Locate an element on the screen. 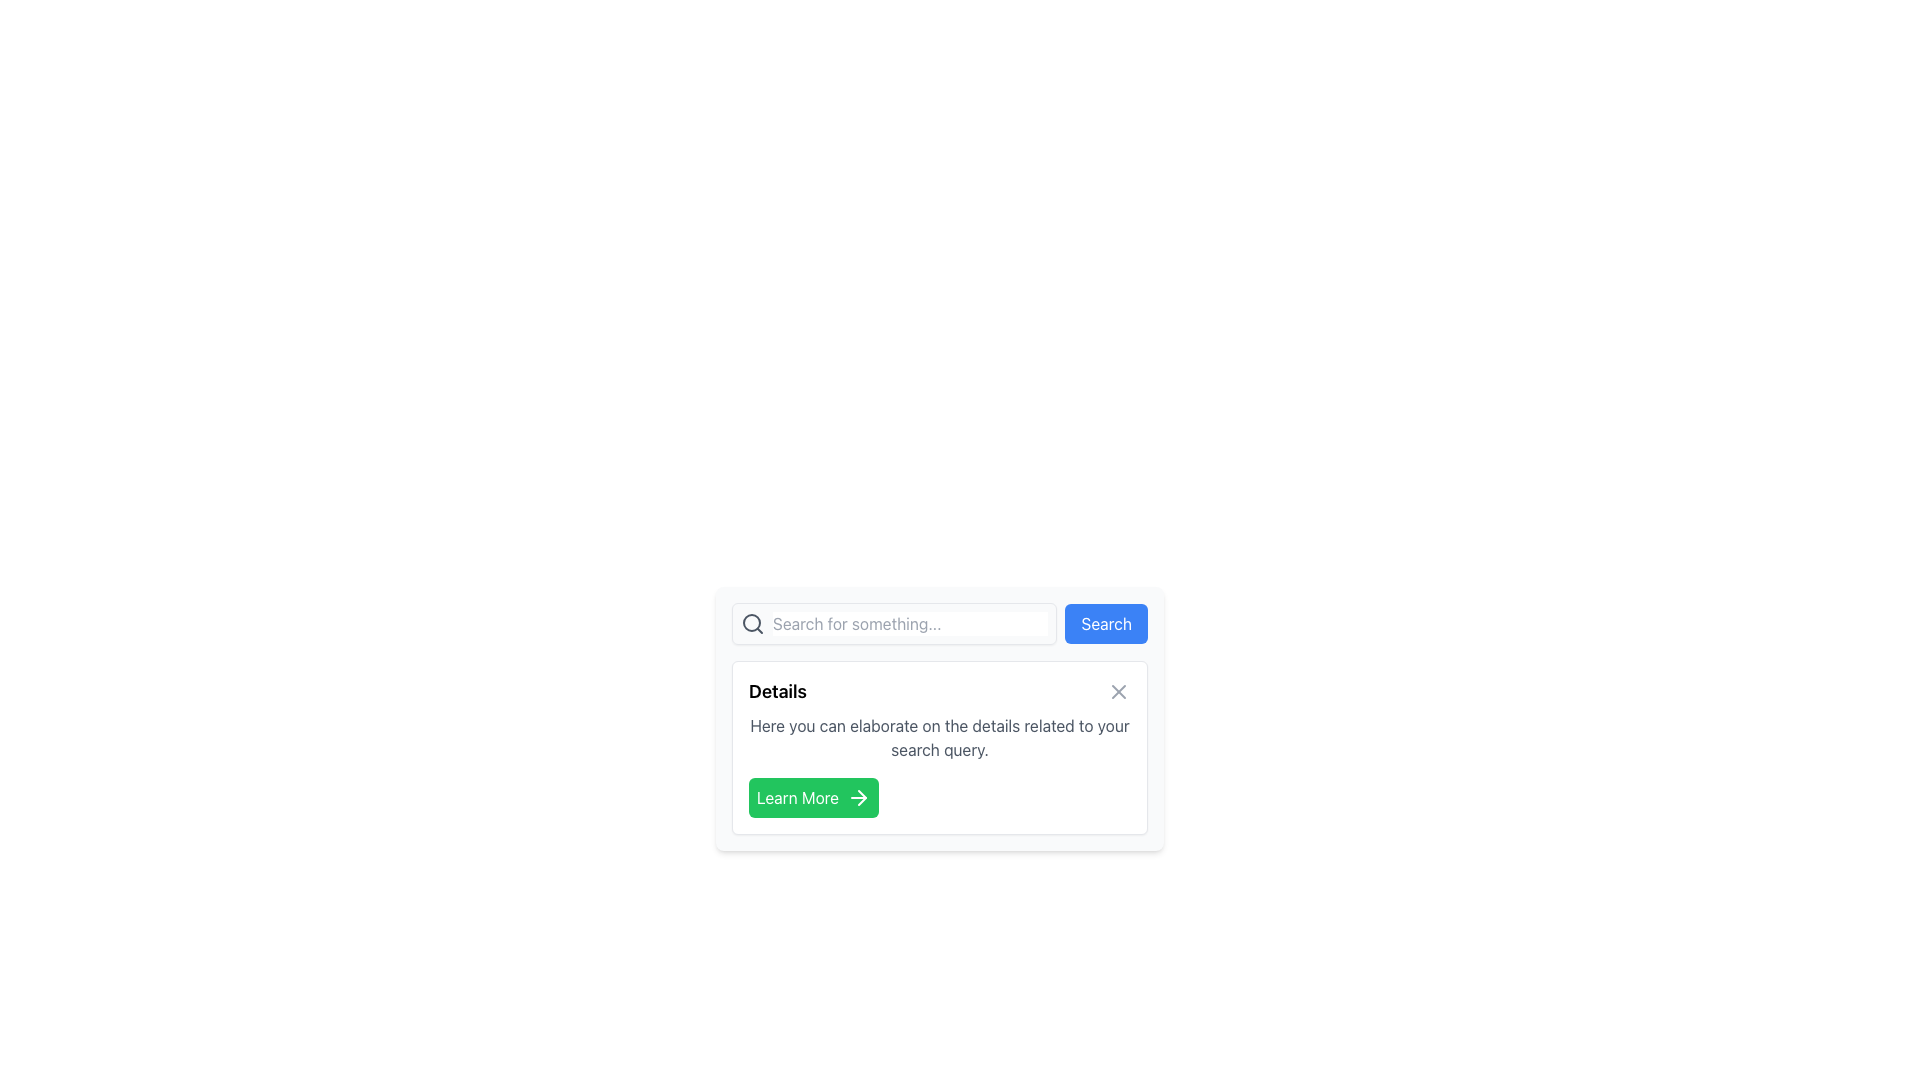  the Text Input Field with placeholder text 'Search for something...' is located at coordinates (893, 623).